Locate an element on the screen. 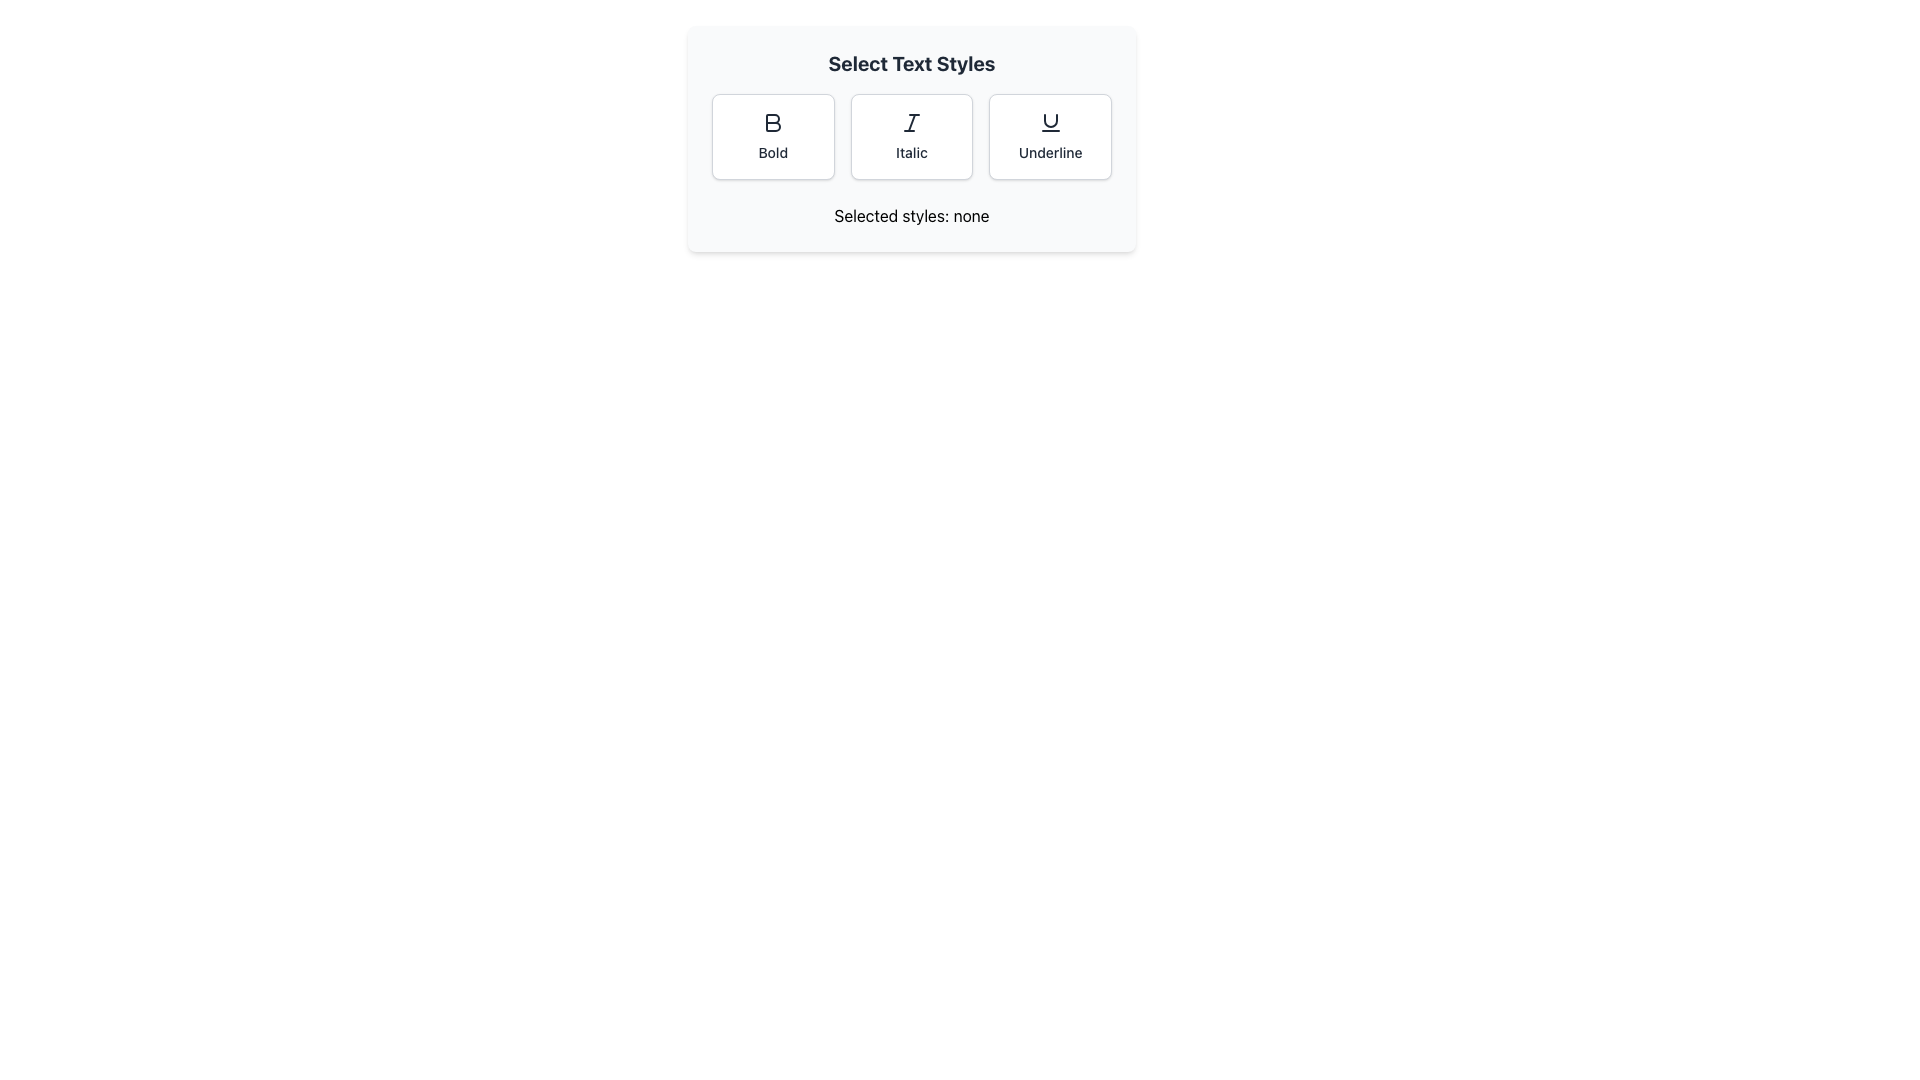 The image size is (1920, 1080). the Text Label that serves as the section title, guiding the user to the interactive elements below is located at coordinates (911, 63).